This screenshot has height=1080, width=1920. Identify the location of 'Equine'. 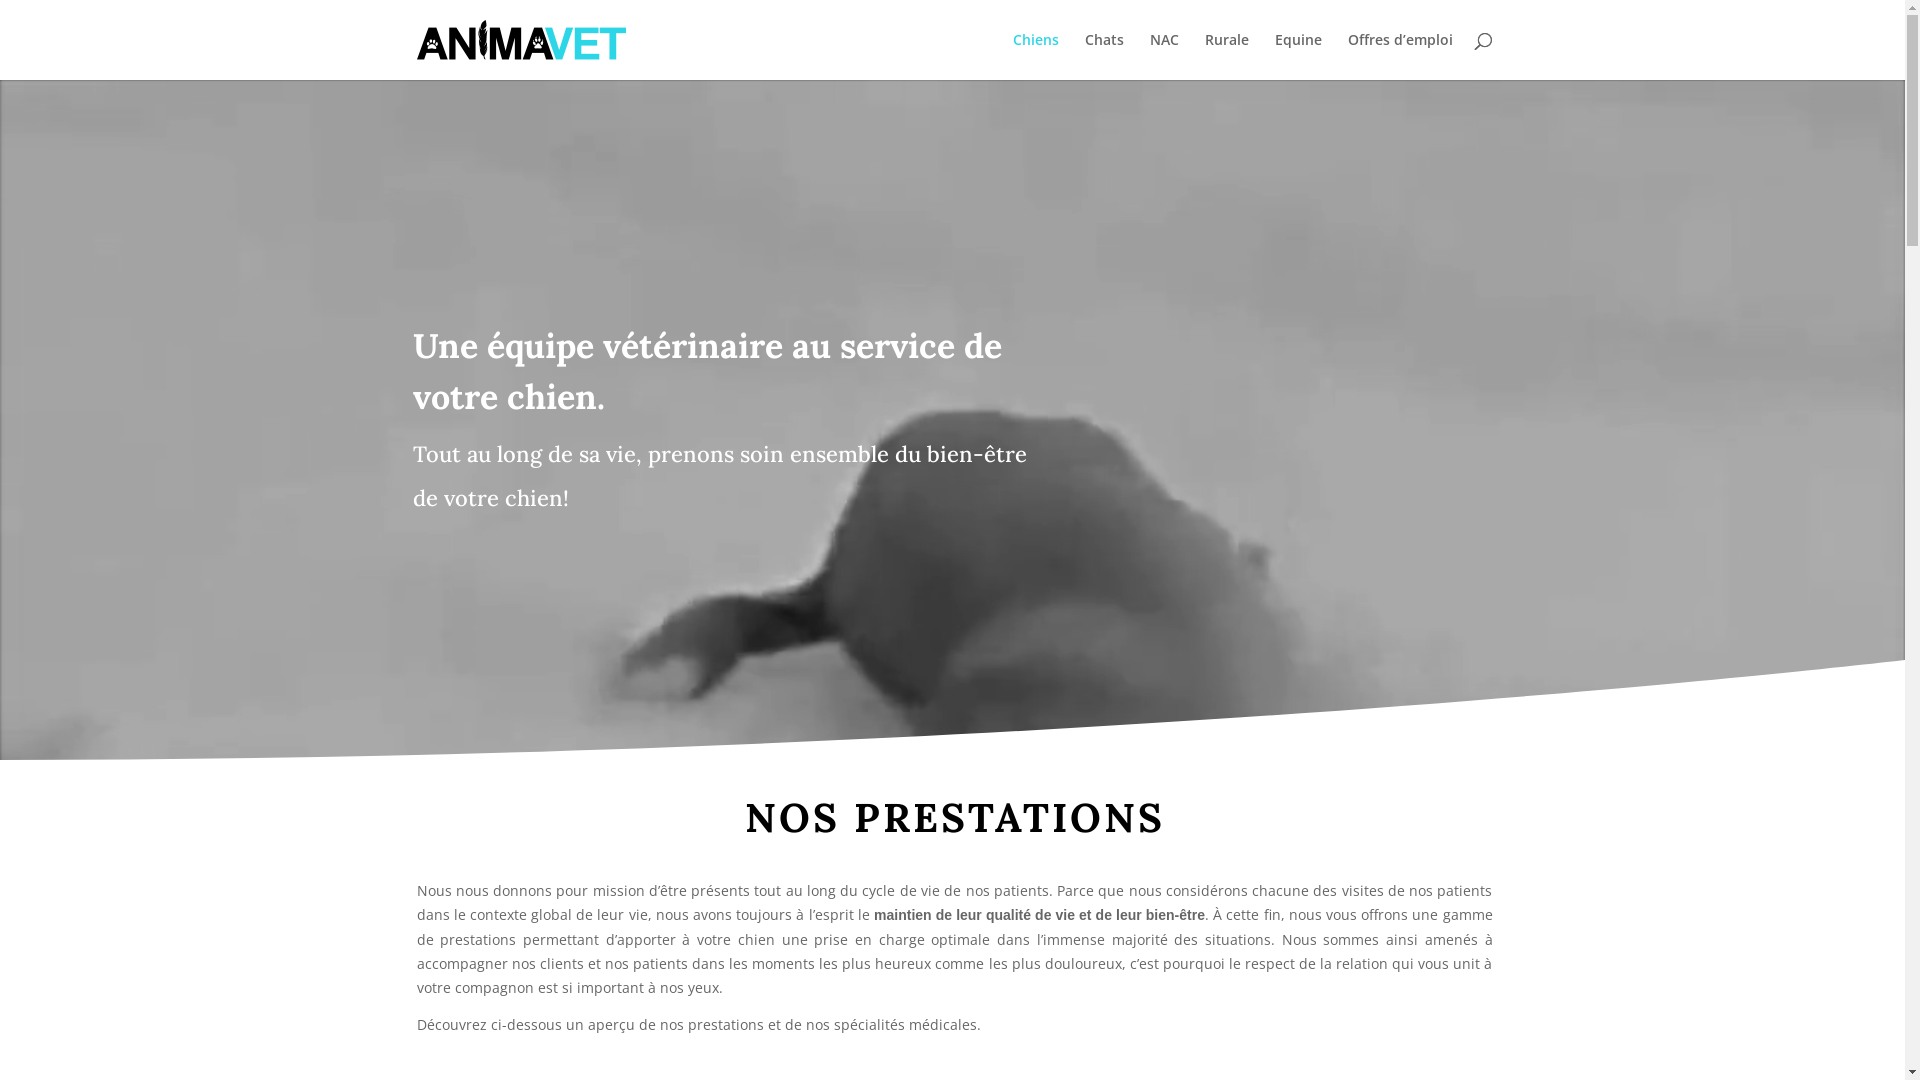
(1297, 55).